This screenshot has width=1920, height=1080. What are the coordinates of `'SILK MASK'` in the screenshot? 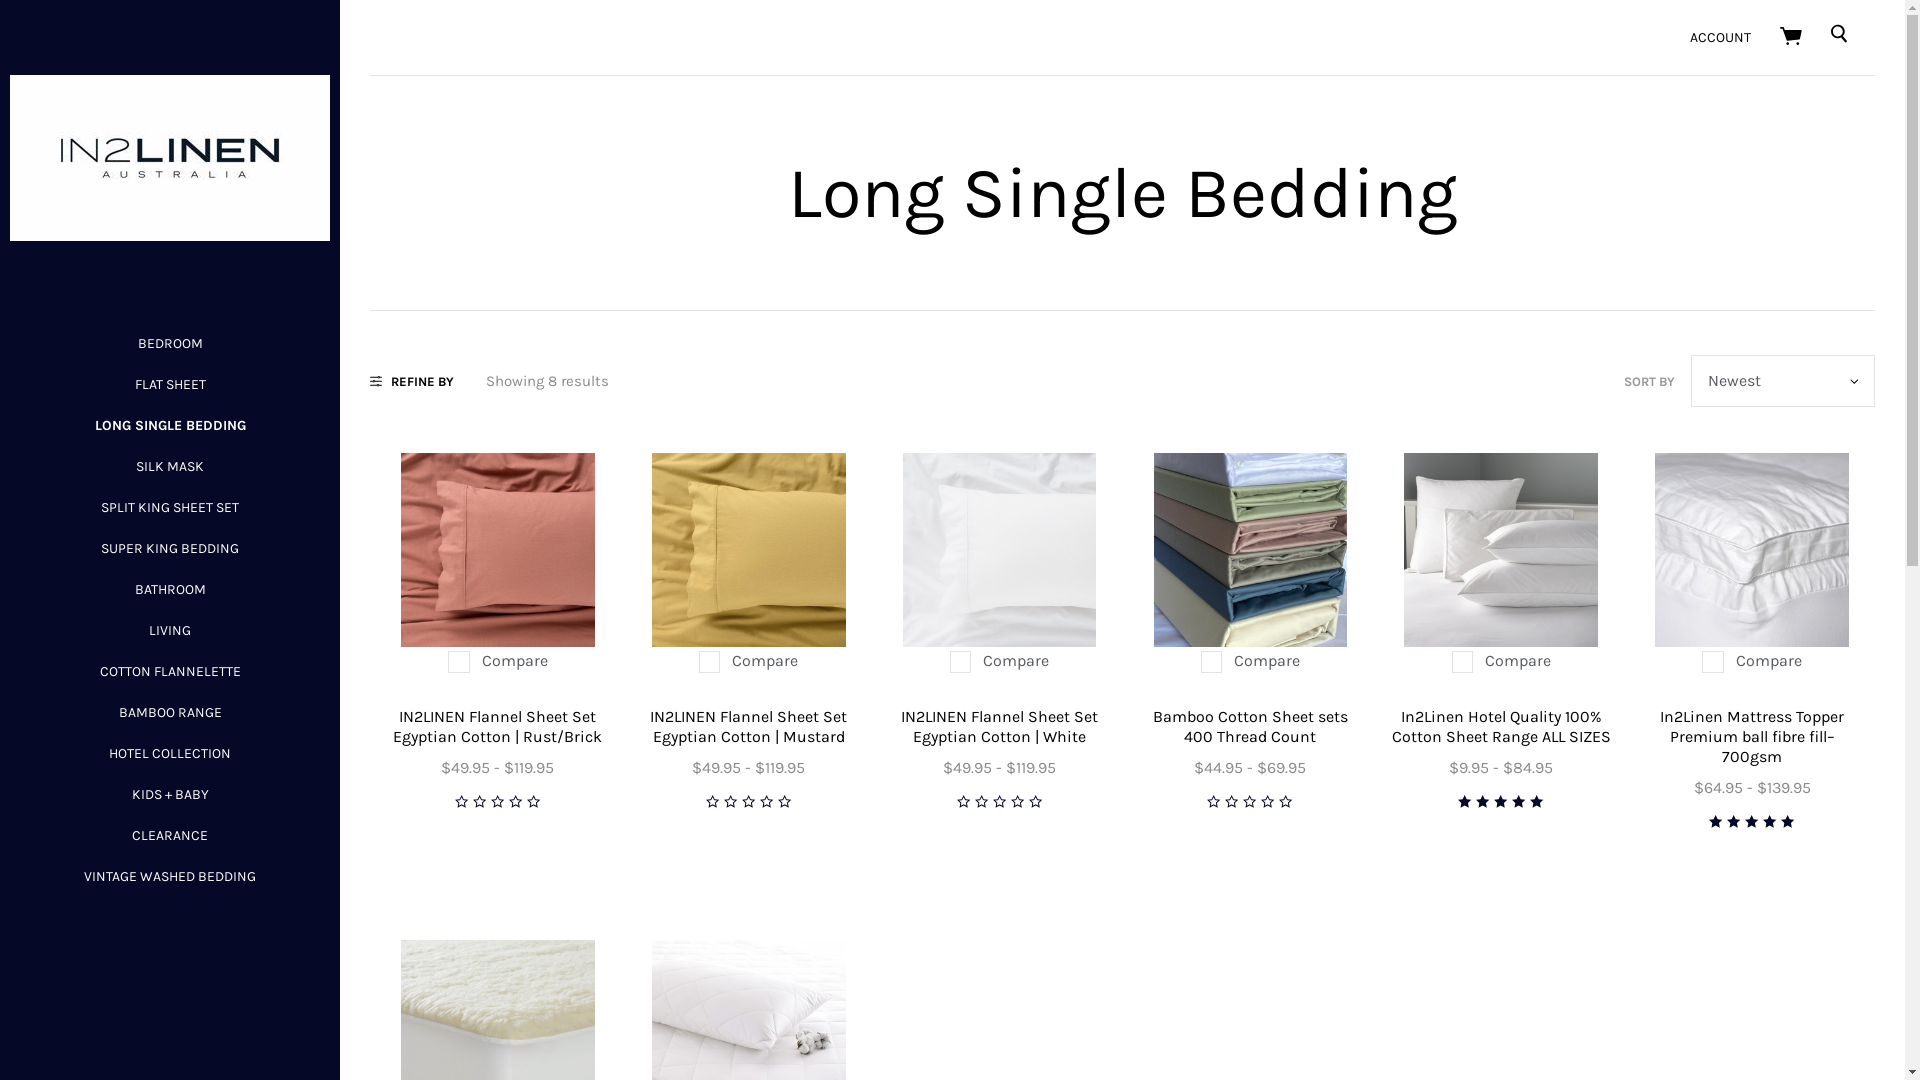 It's located at (169, 466).